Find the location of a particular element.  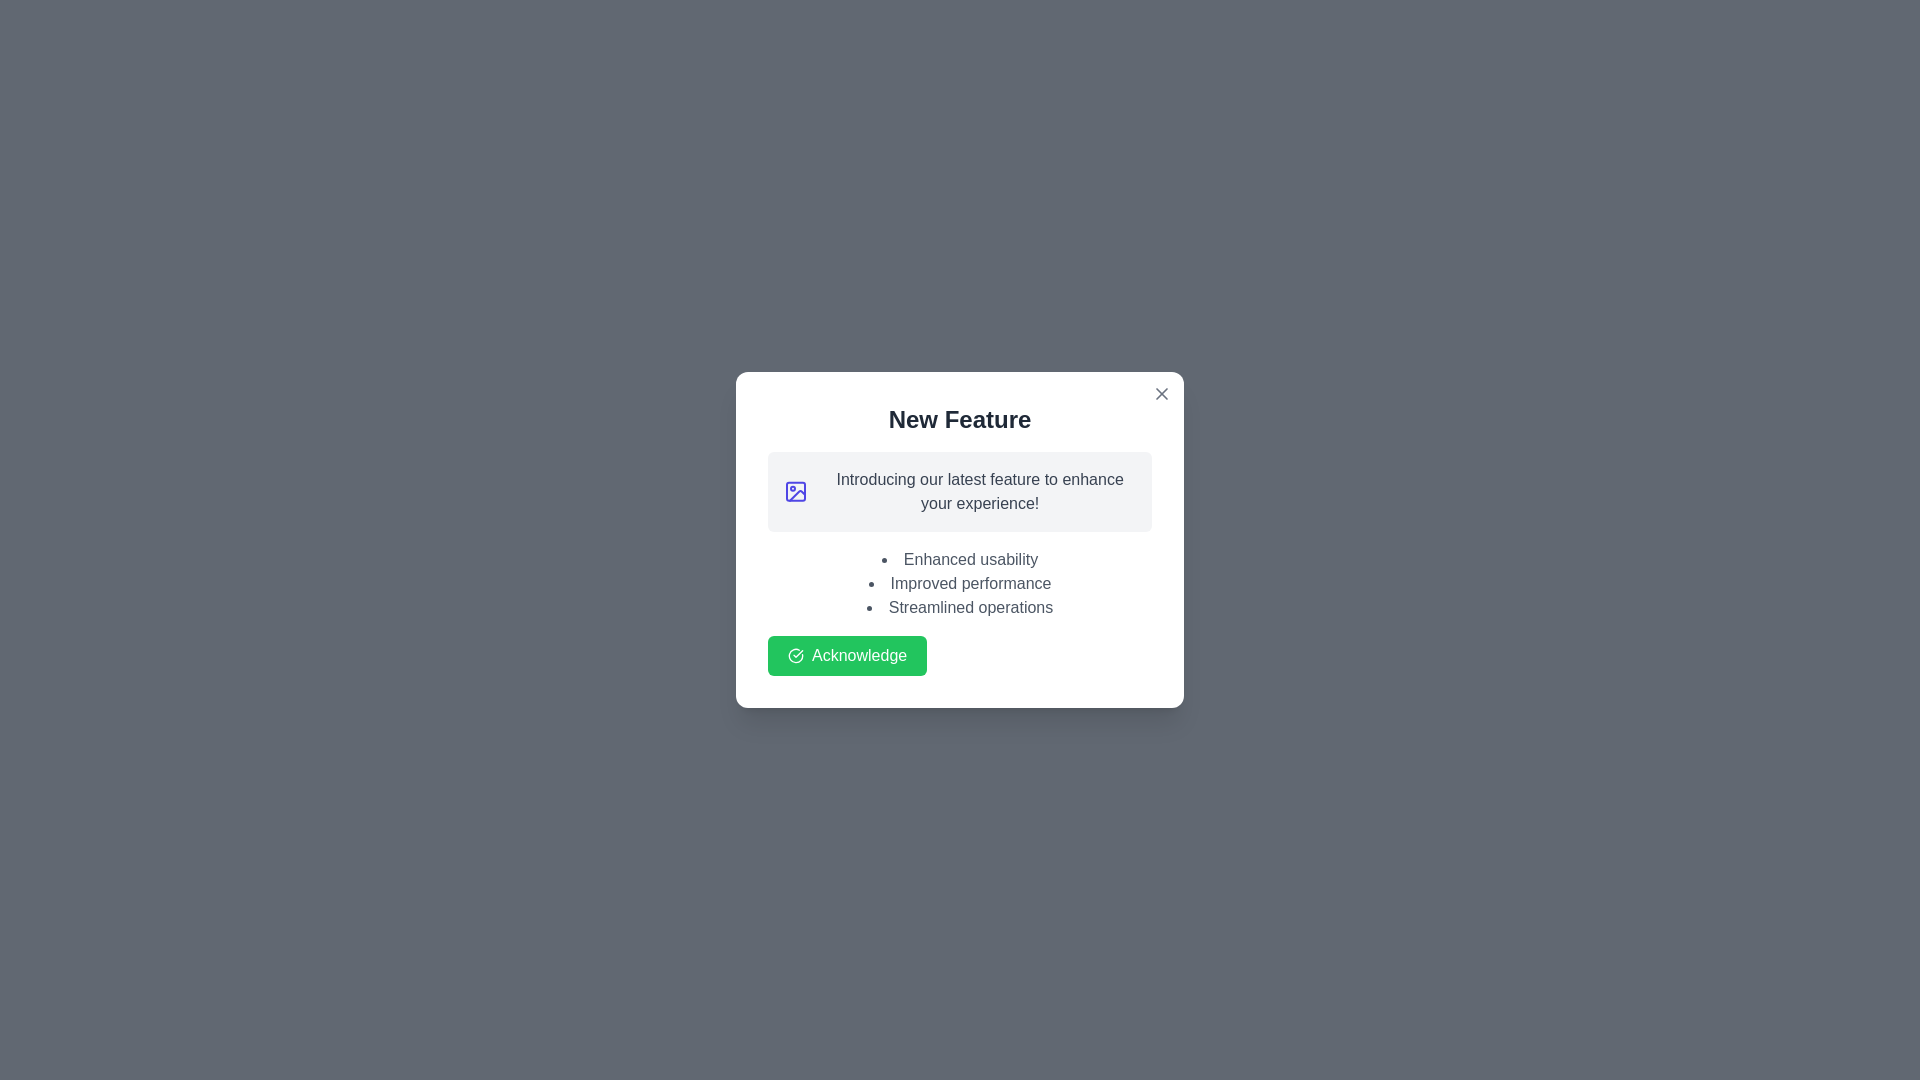

the vibrant green 'Acknowledge' button with a check mark icon to acknowledge the information is located at coordinates (847, 655).